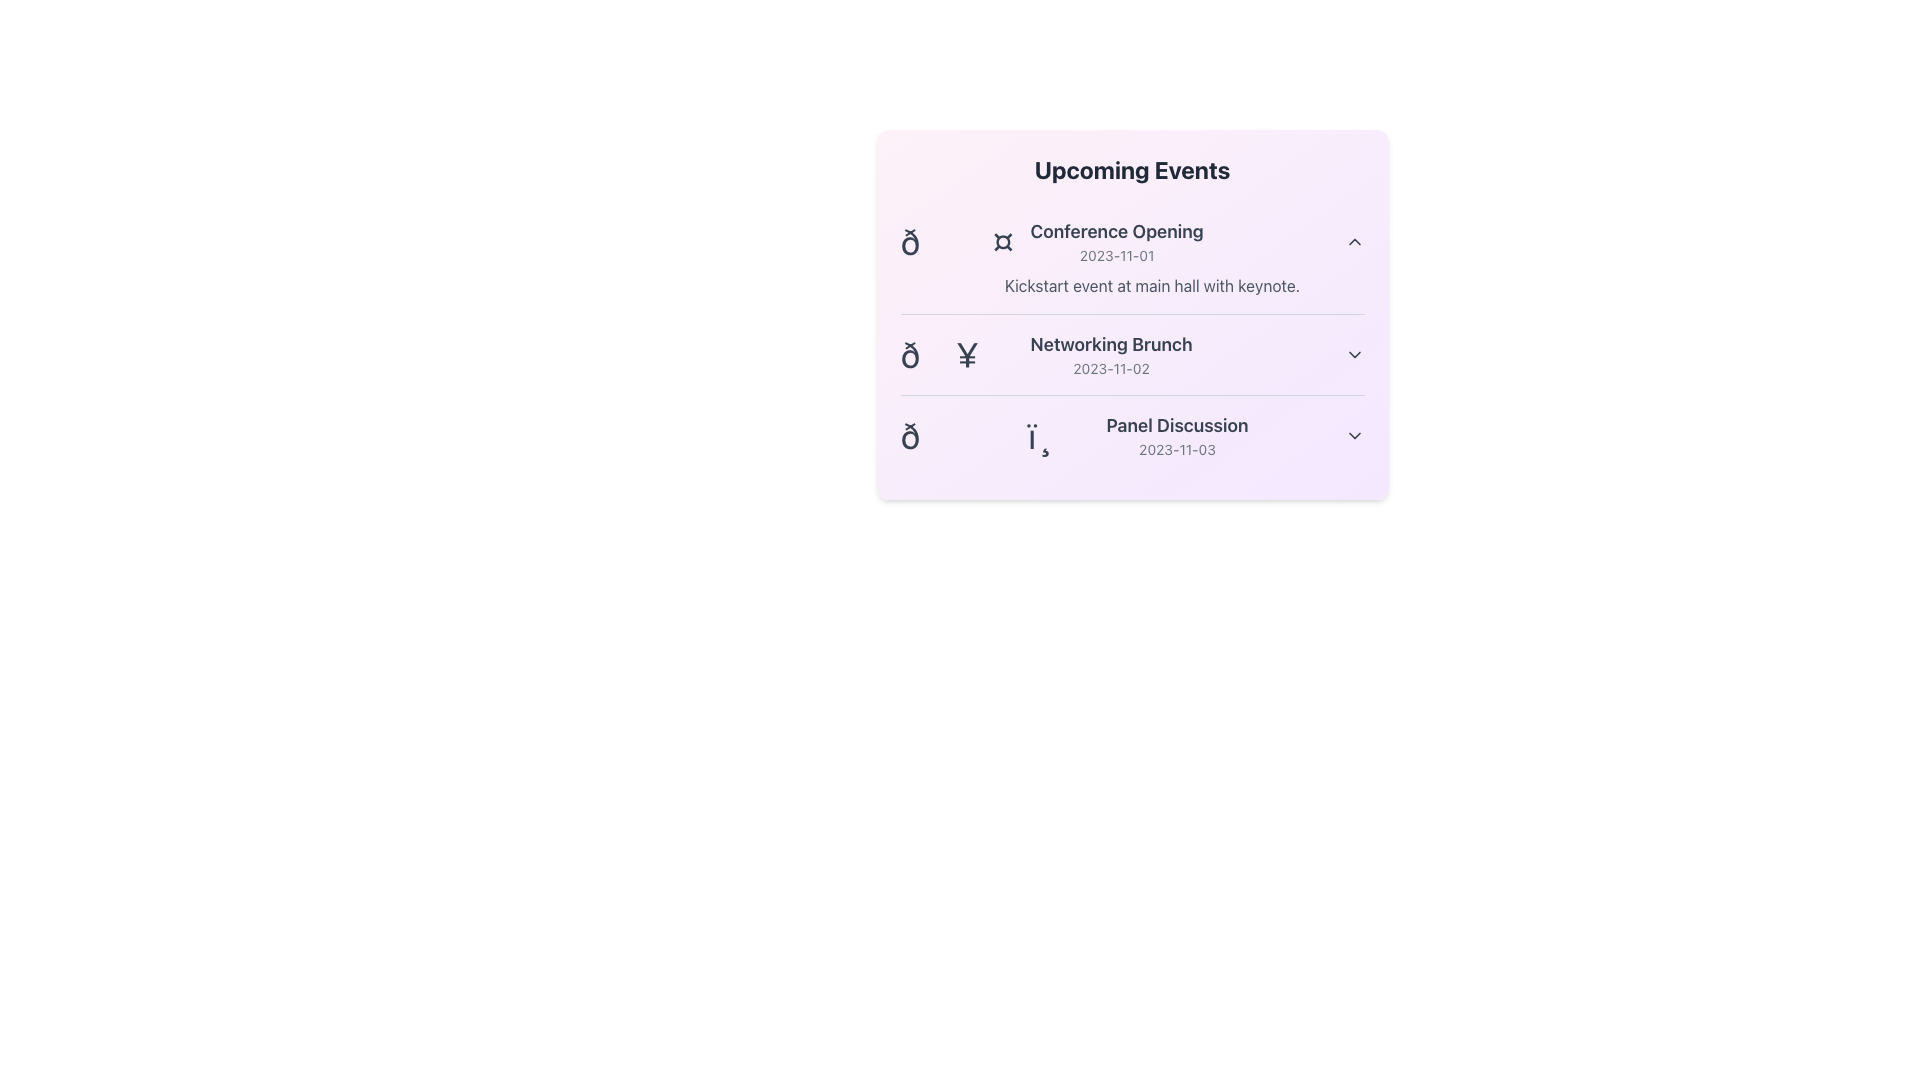  Describe the element at coordinates (1110, 353) in the screenshot. I see `the 'Networking Brunch' informational entry, which is the second item in the 'Upcoming Events' panel, located between 'Conference Opening' and 'Panel Discussion'` at that location.